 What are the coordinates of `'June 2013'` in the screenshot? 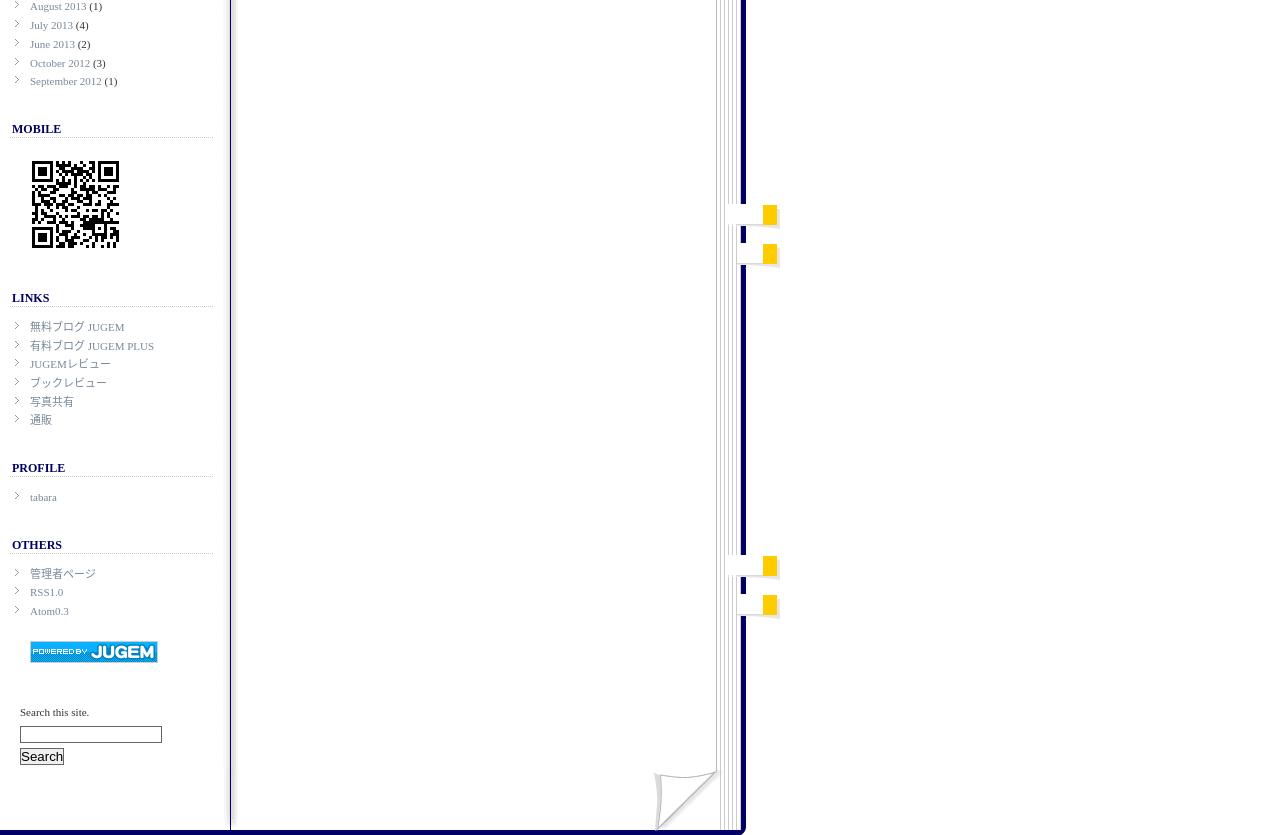 It's located at (29, 43).